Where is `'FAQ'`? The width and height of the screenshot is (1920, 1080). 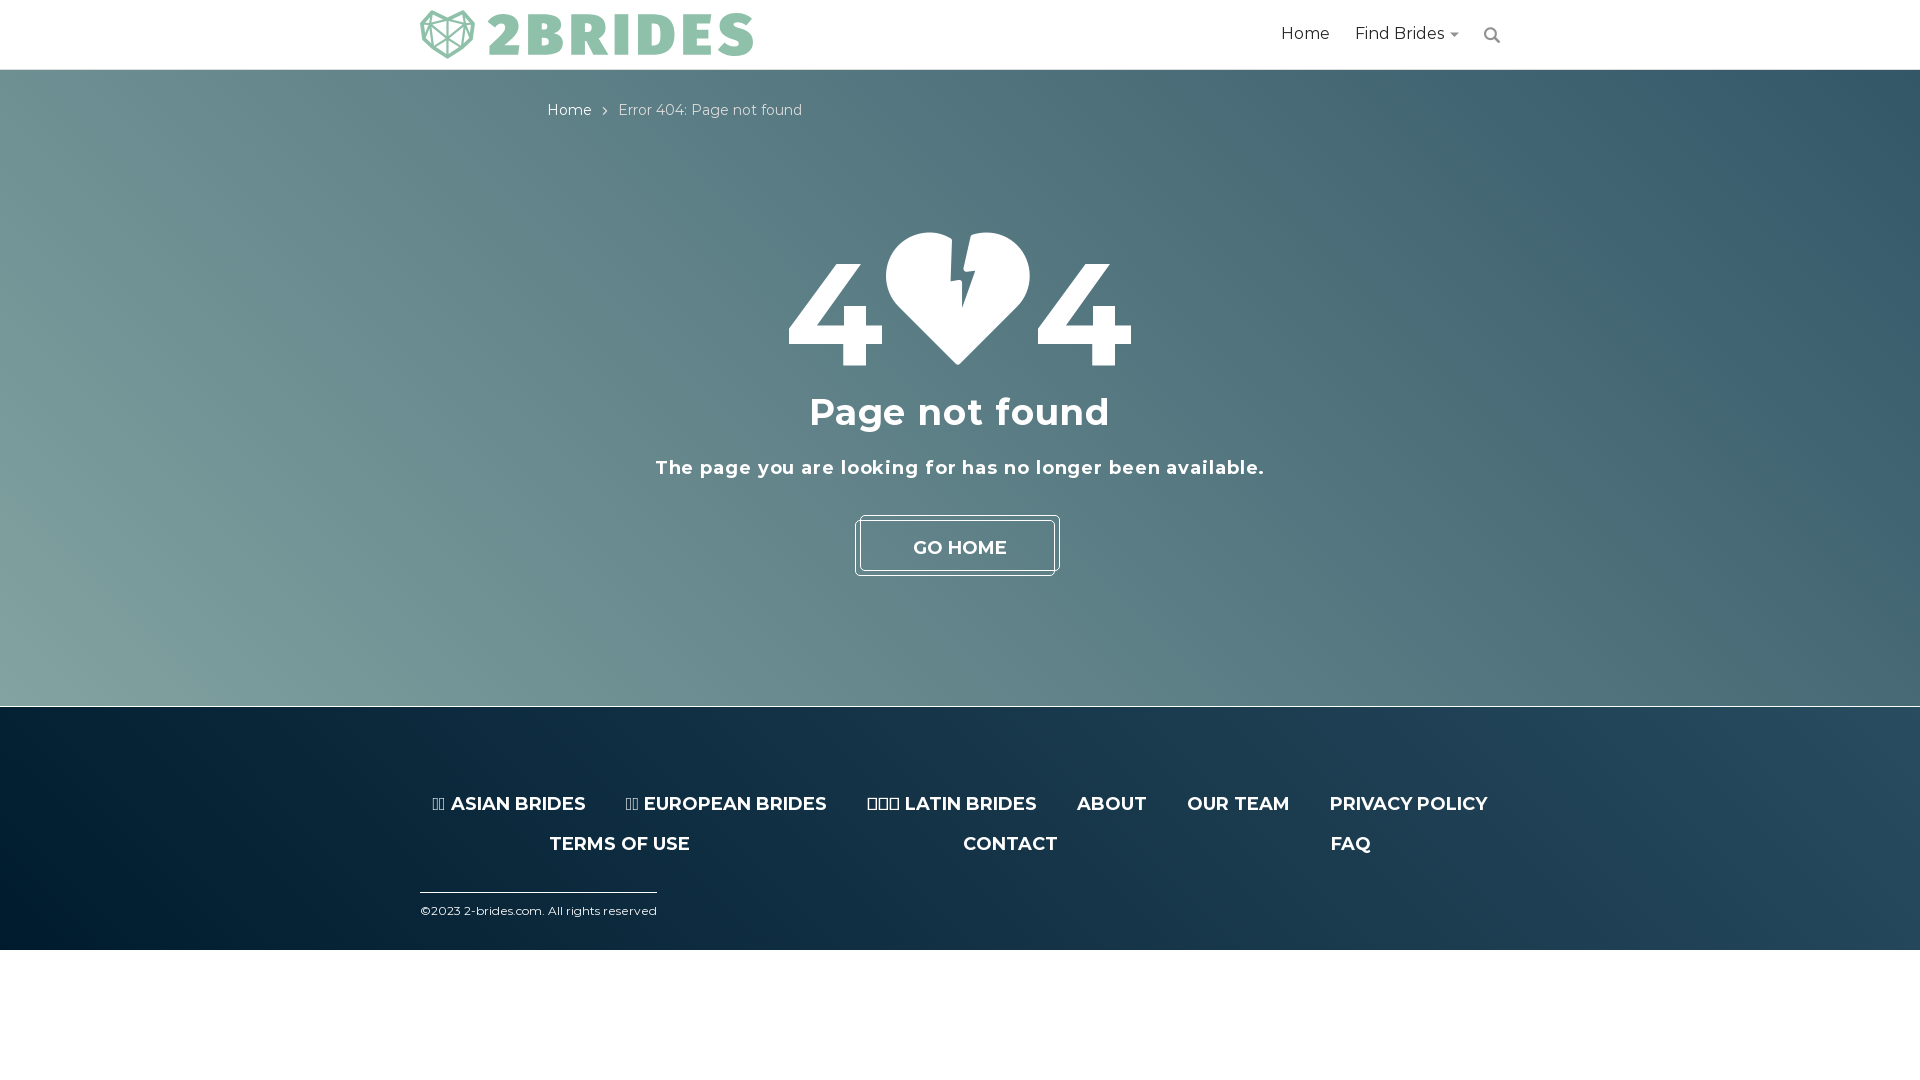
'FAQ' is located at coordinates (1330, 844).